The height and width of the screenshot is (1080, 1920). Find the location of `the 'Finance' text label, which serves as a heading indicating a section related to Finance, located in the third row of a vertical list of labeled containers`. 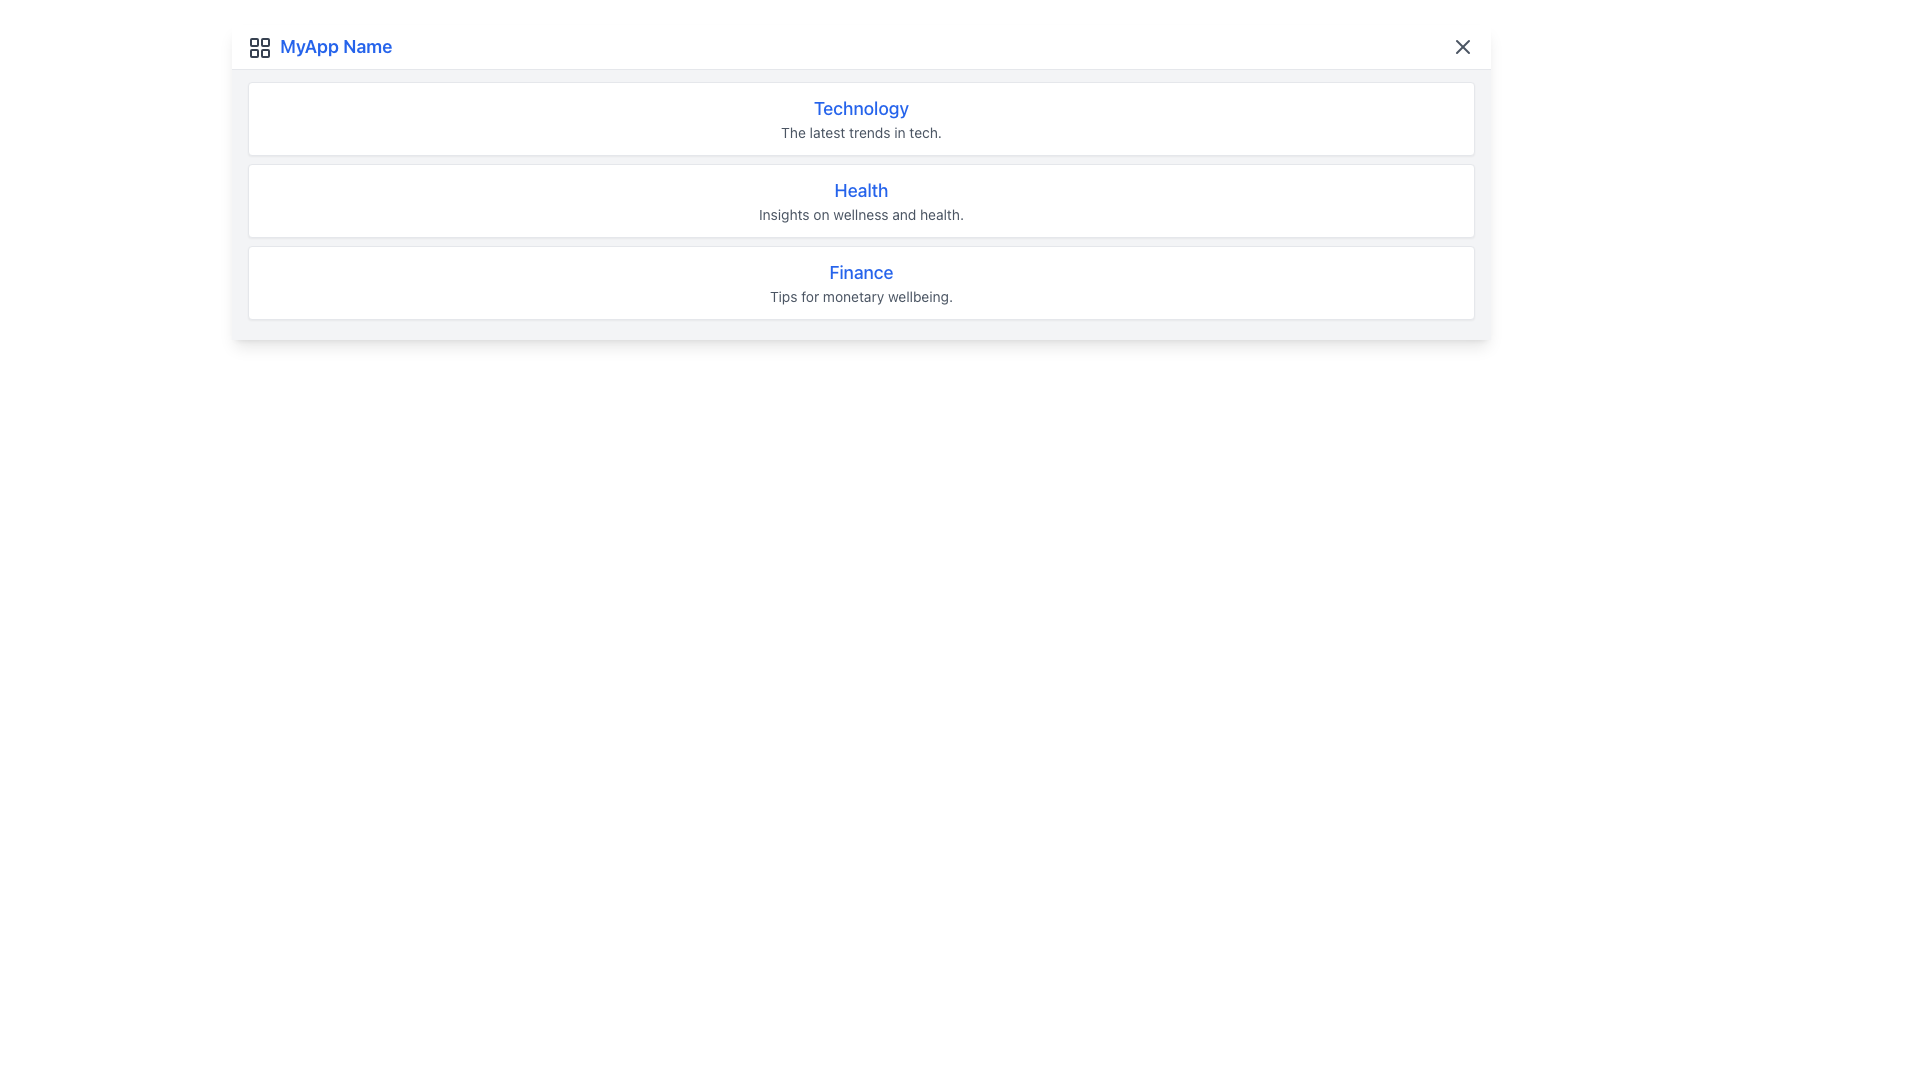

the 'Finance' text label, which serves as a heading indicating a section related to Finance, located in the third row of a vertical list of labeled containers is located at coordinates (861, 273).